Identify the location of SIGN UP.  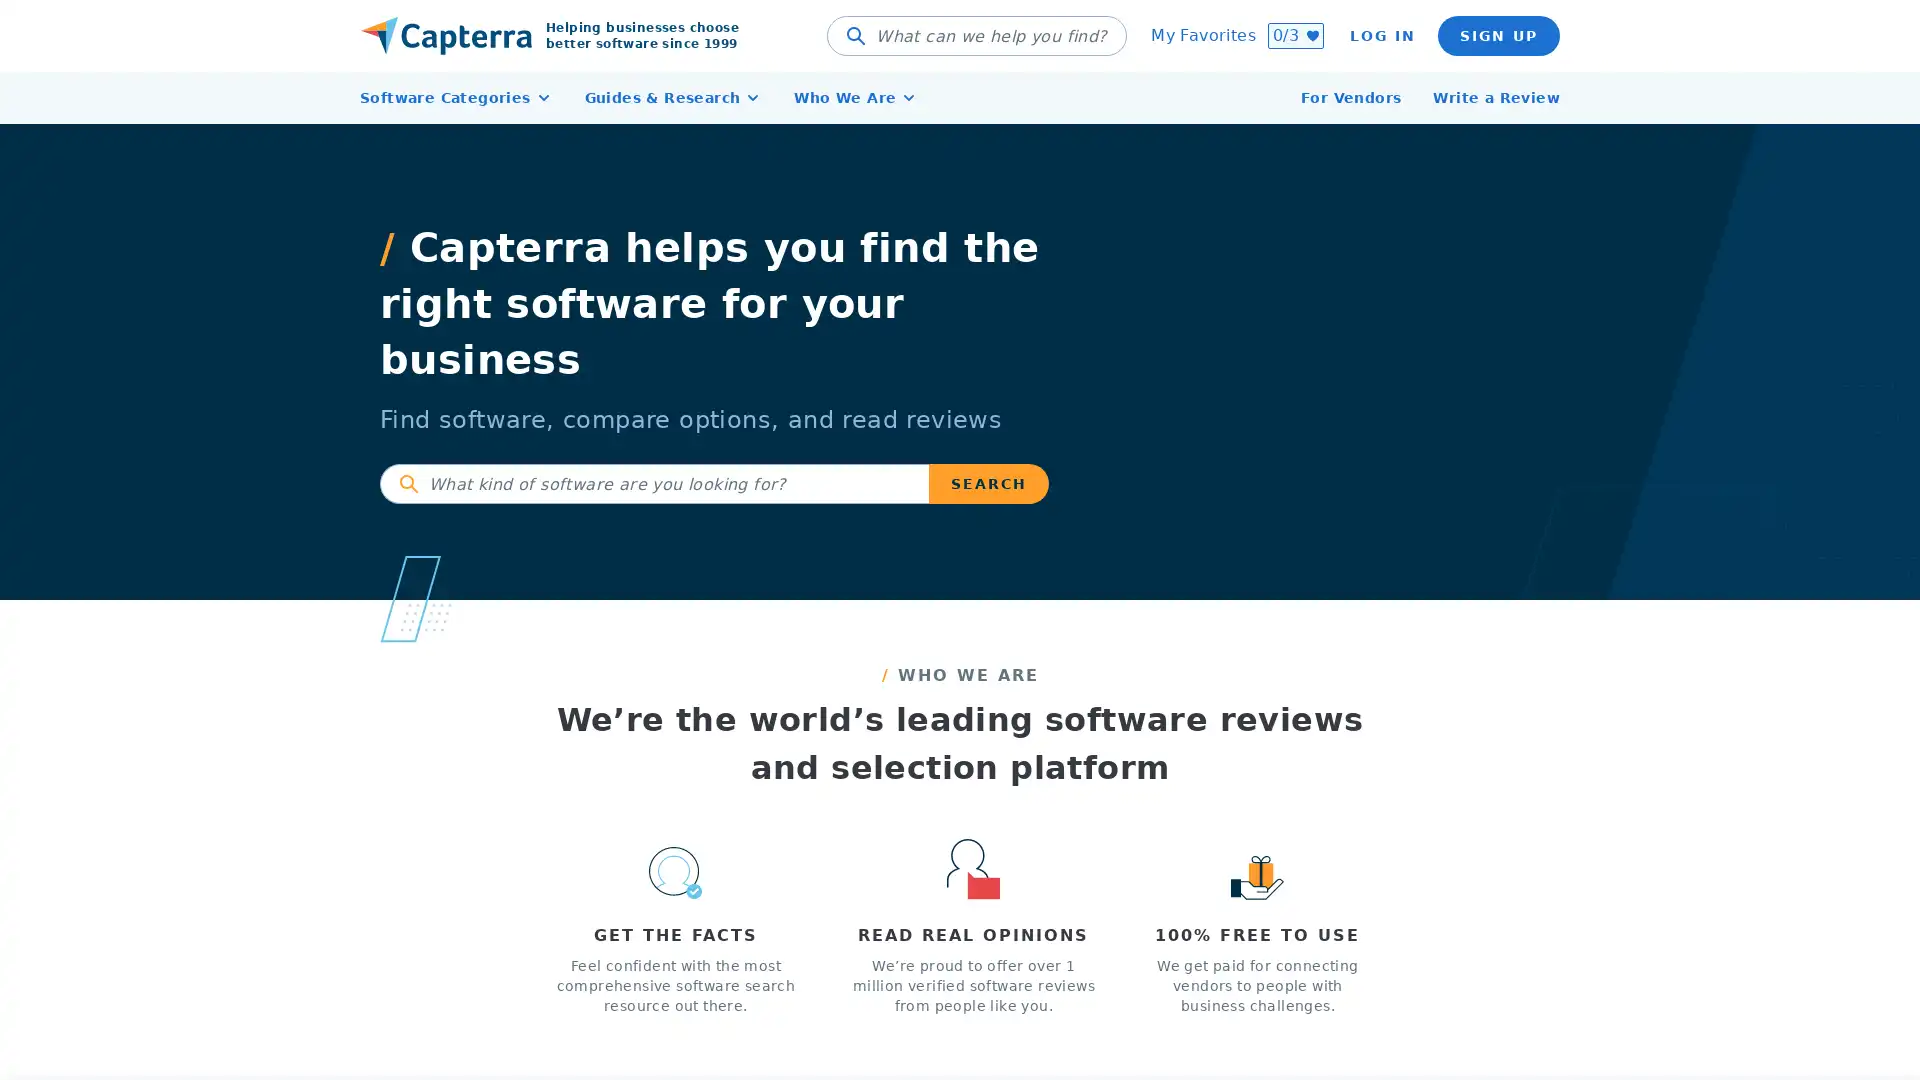
(1498, 35).